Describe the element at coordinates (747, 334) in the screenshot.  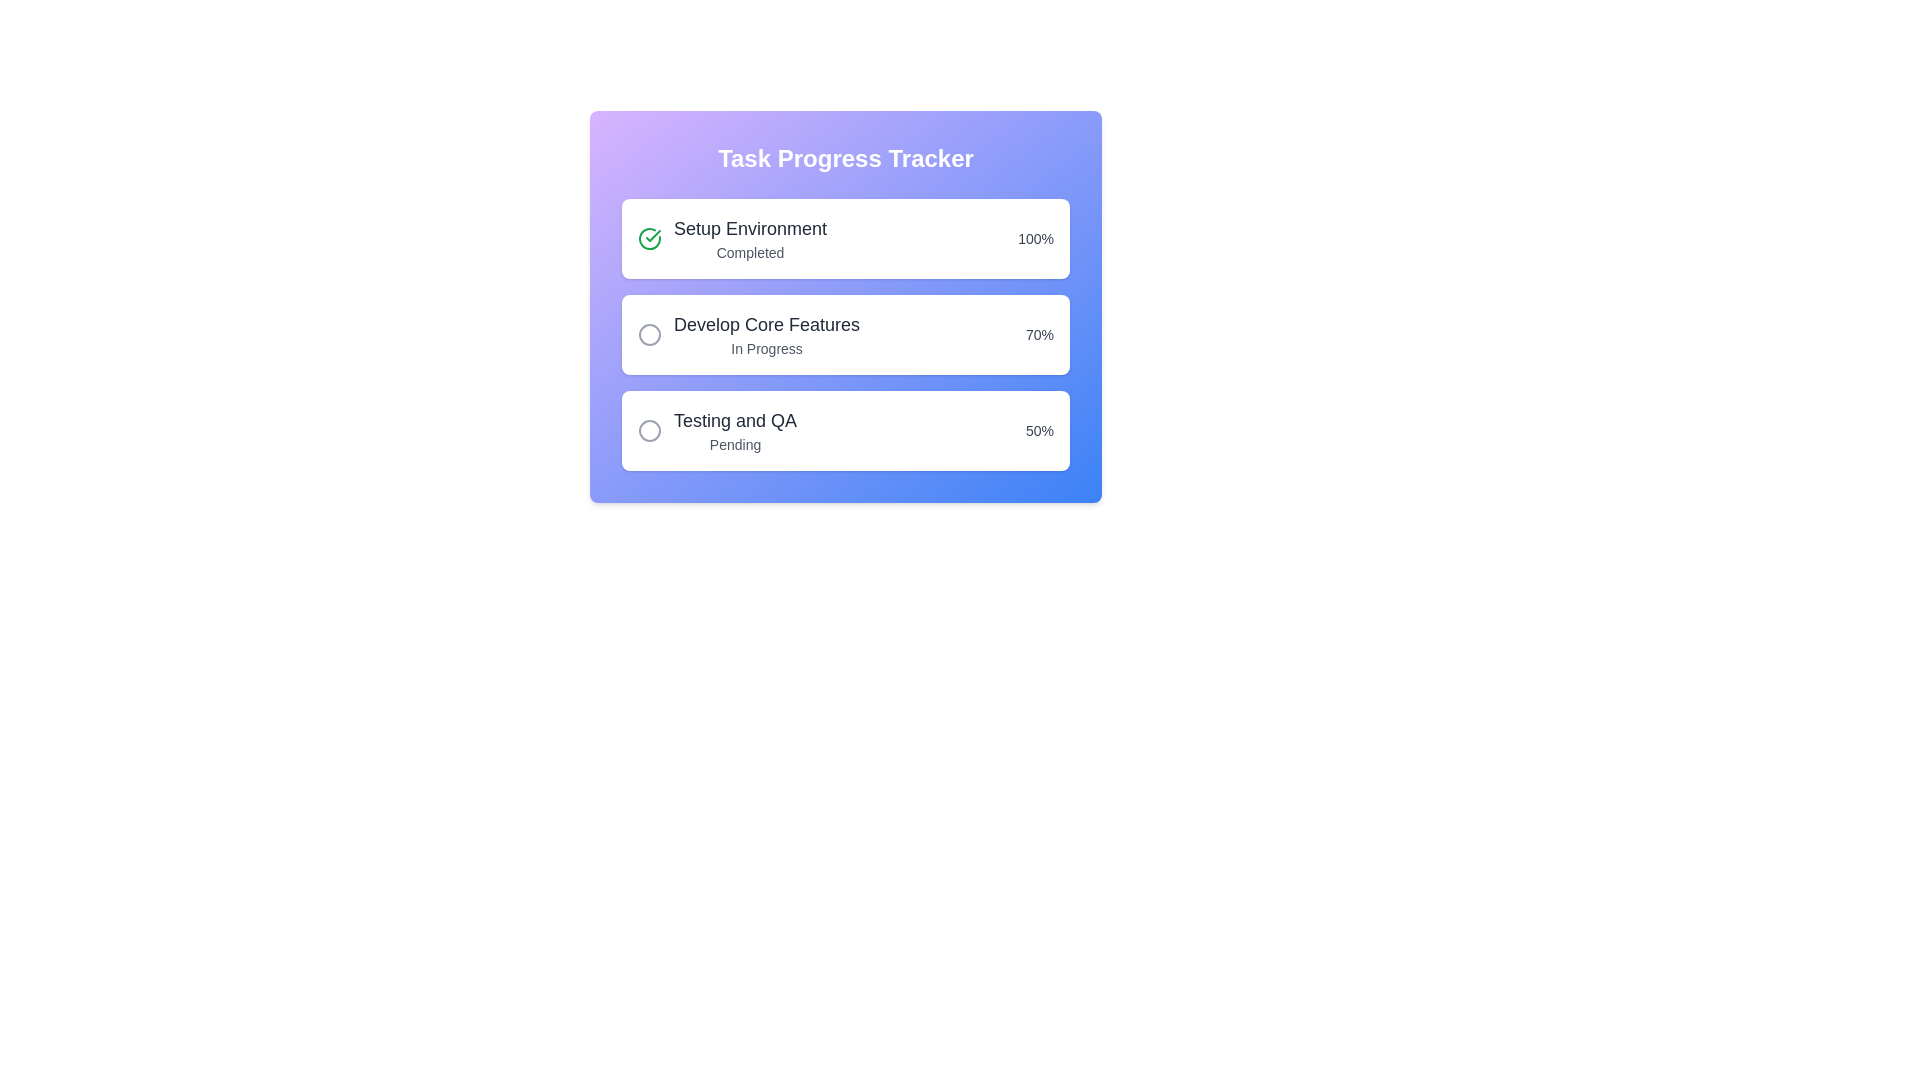
I see `the progress tracker item labeled 'Develop Core Features' which shows 'In Progress' beneath it, located in the second position of the vertically arranged progress tracker` at that location.